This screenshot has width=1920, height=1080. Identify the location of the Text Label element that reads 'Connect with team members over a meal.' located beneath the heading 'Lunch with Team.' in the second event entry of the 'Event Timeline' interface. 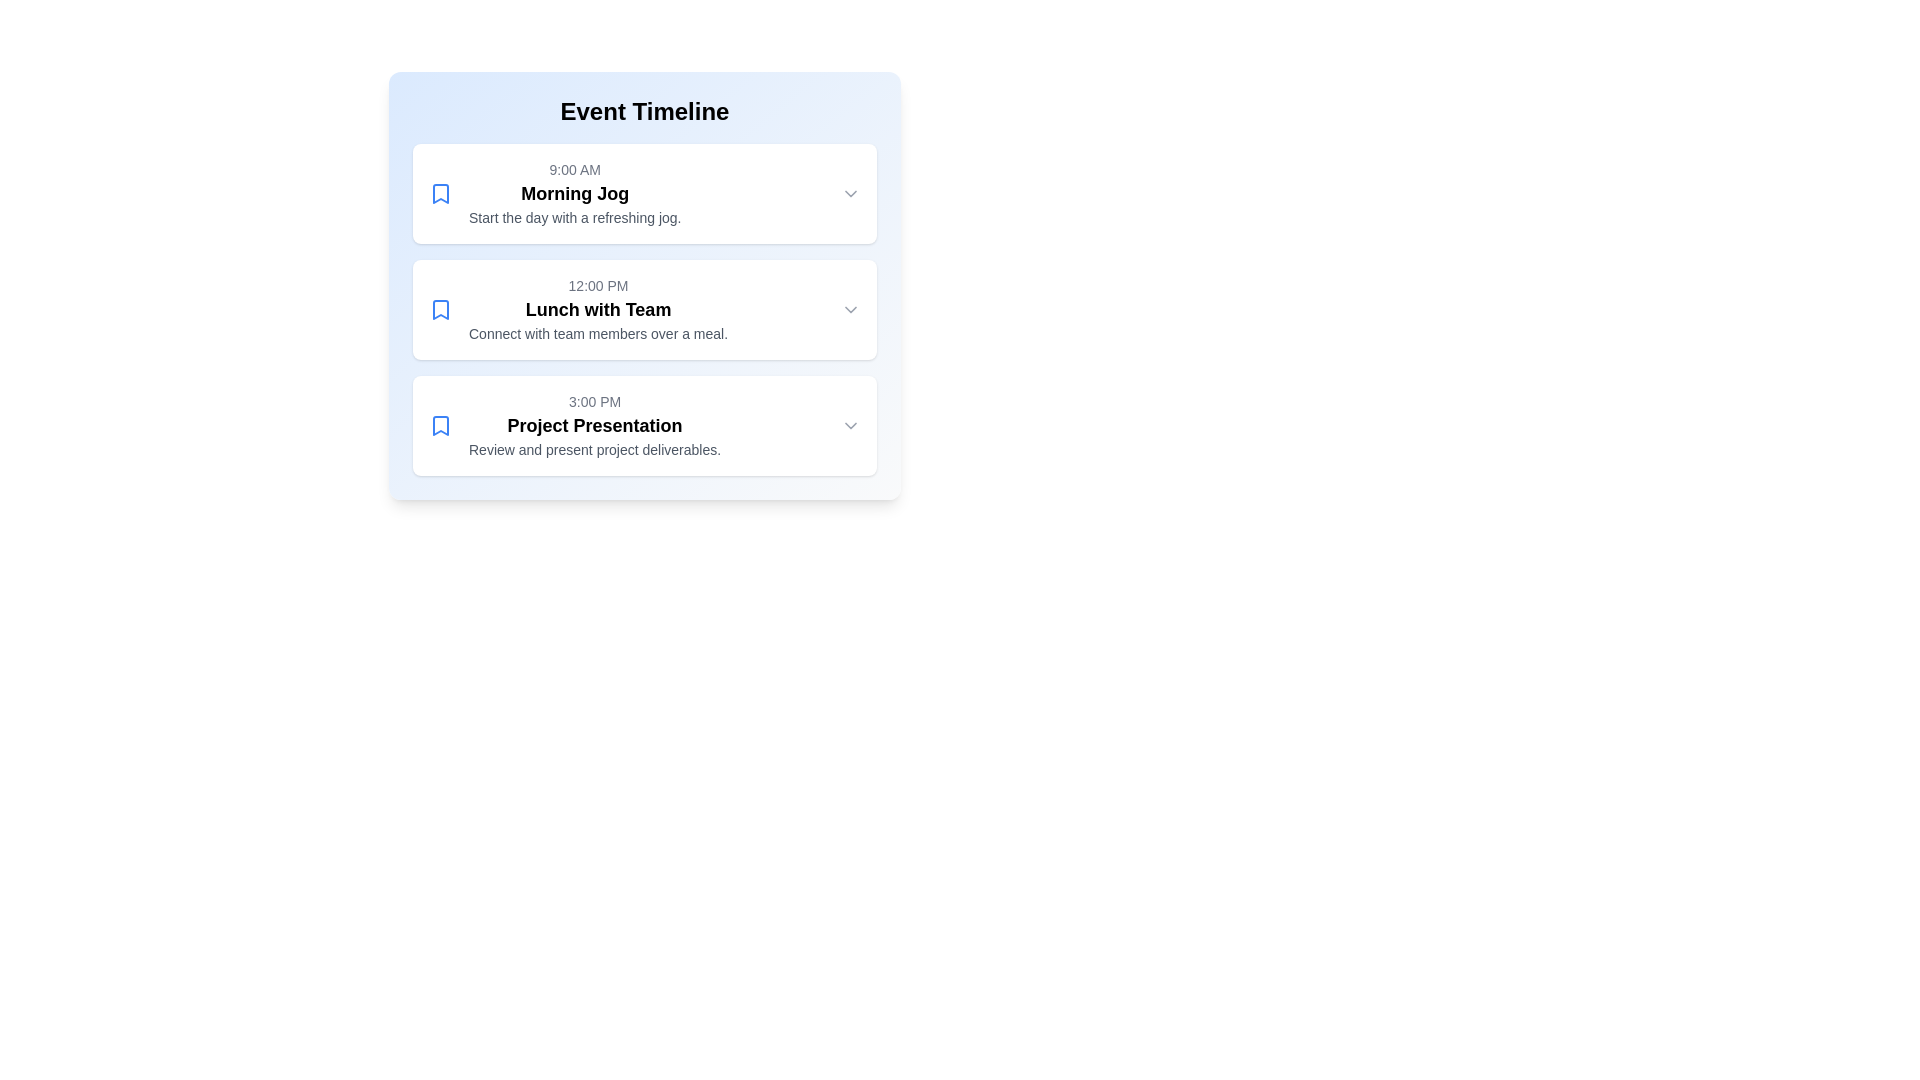
(597, 333).